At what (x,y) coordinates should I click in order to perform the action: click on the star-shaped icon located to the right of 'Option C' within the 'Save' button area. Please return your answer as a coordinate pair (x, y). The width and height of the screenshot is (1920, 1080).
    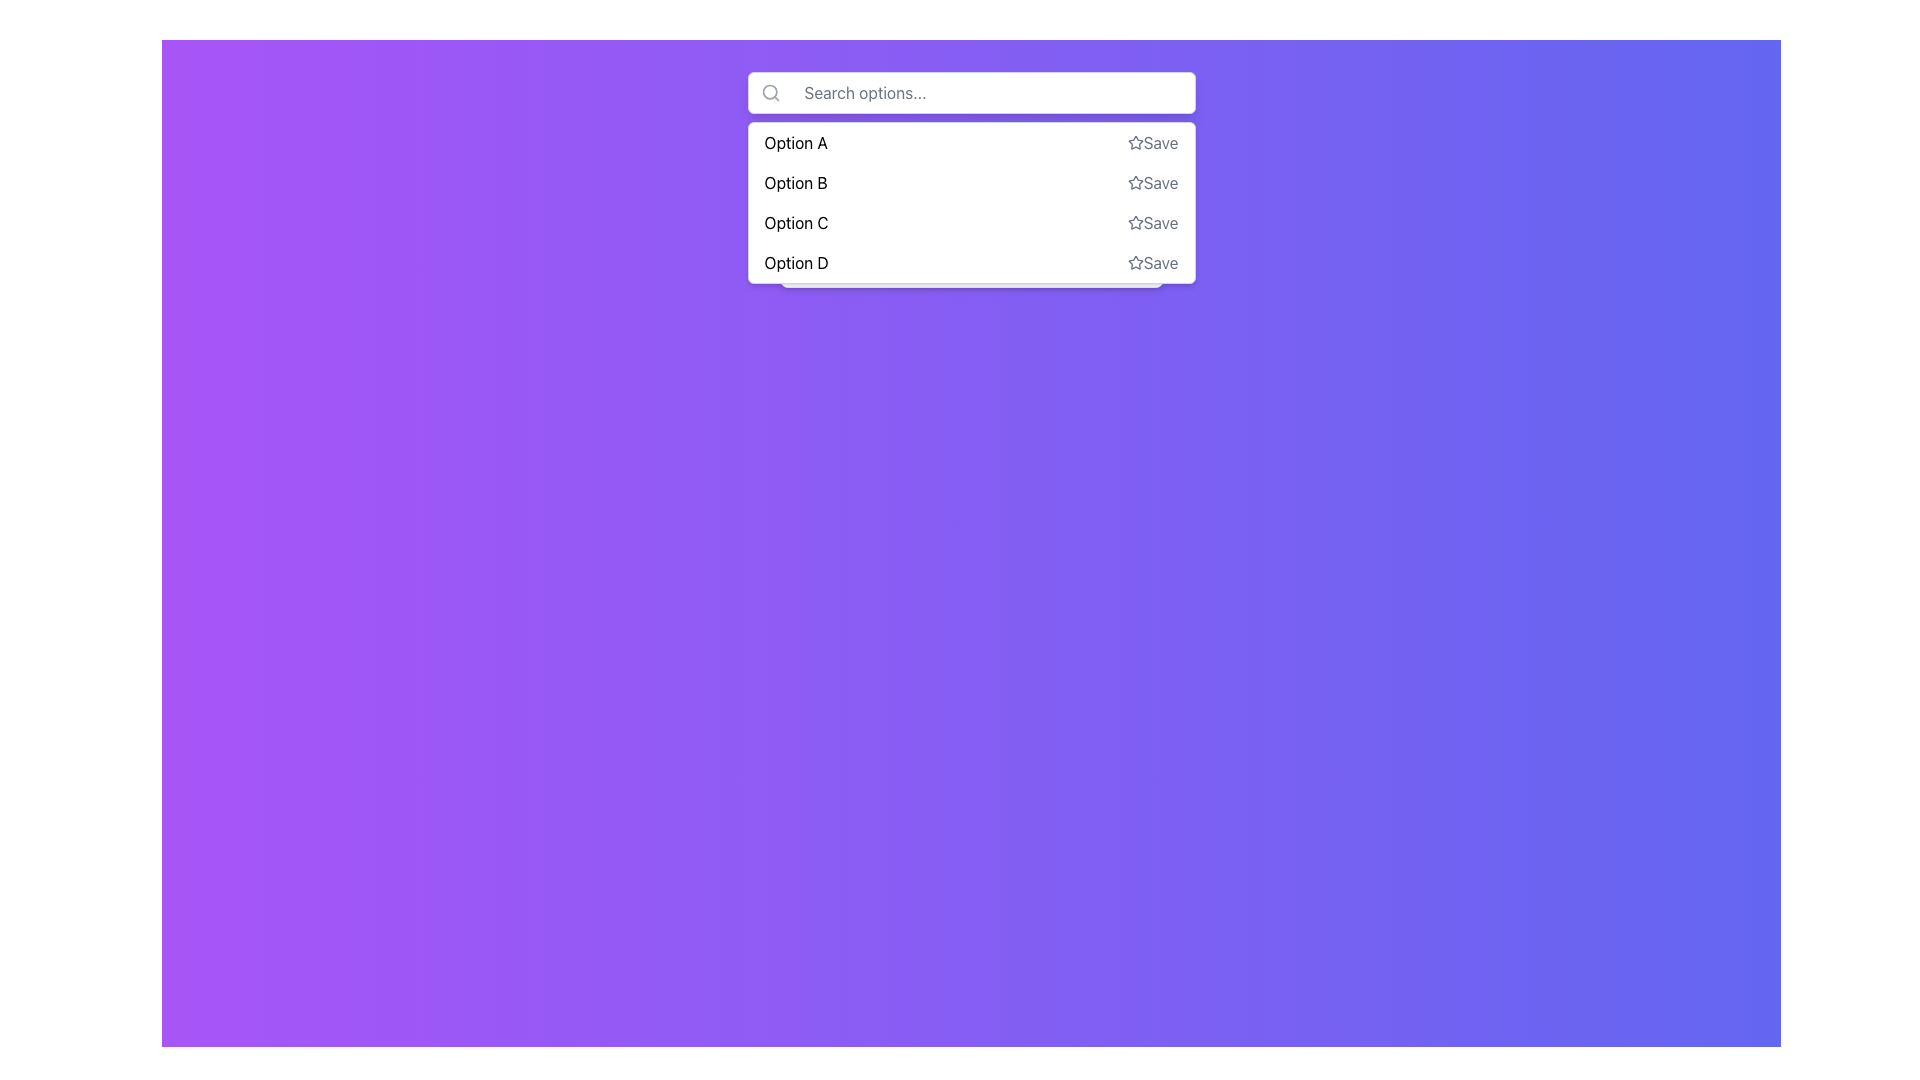
    Looking at the image, I should click on (1135, 222).